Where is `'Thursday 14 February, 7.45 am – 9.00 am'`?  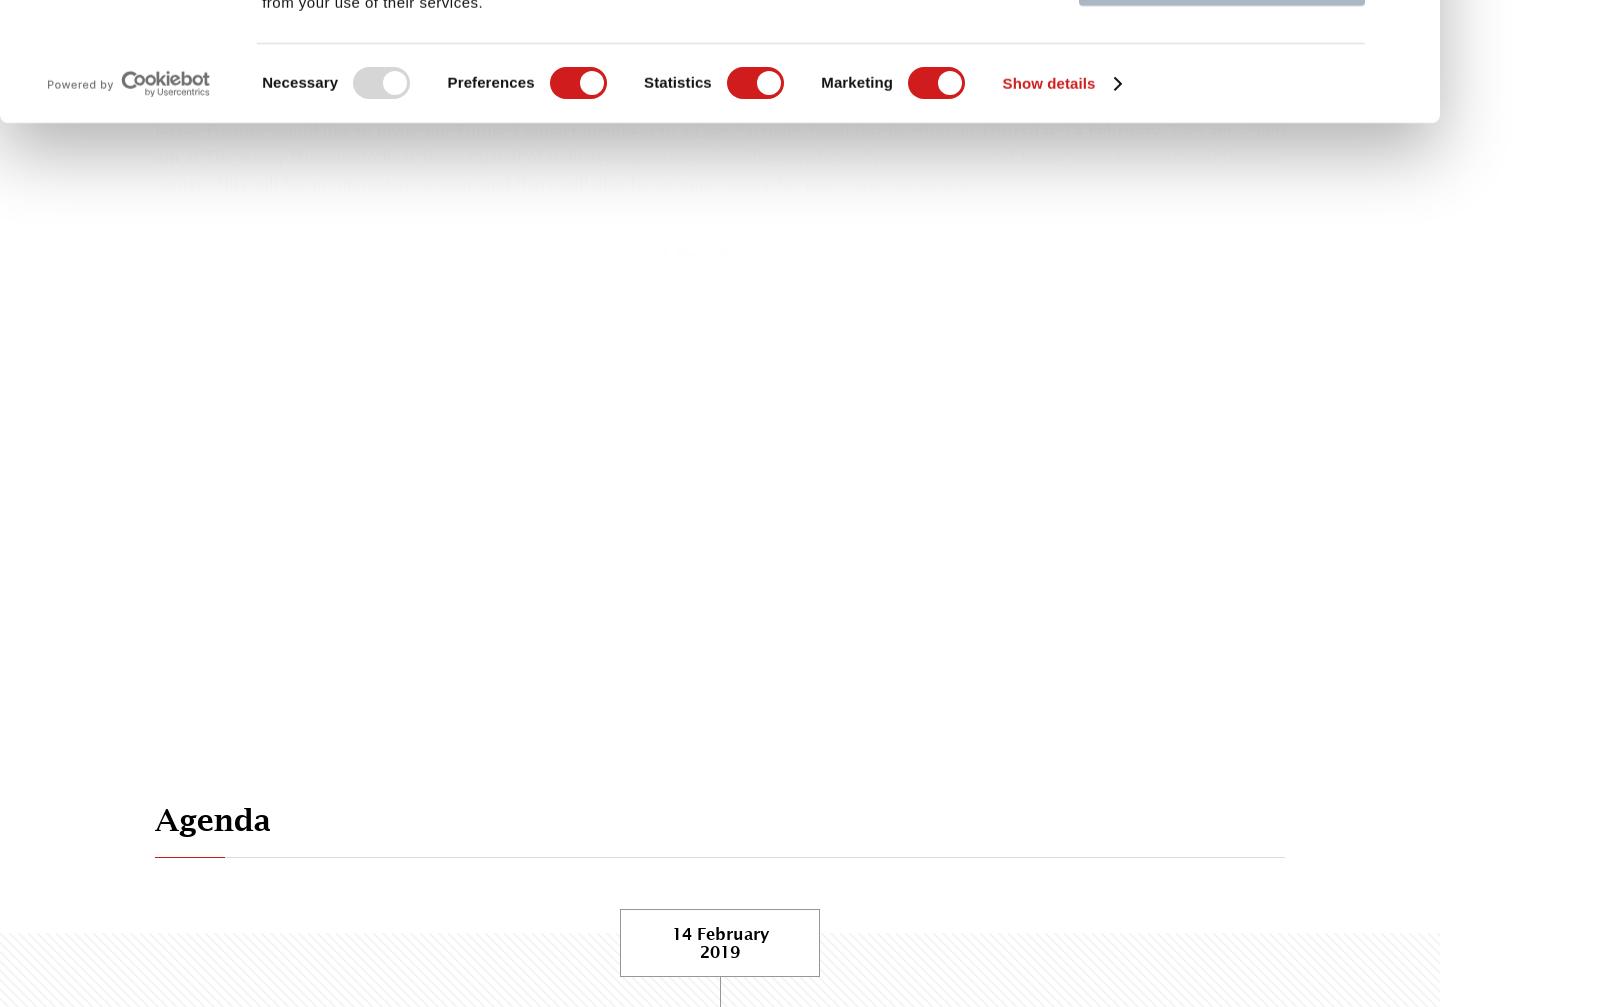
'Thursday 14 February, 7.45 am – 9.00 am' is located at coordinates (719, 144).